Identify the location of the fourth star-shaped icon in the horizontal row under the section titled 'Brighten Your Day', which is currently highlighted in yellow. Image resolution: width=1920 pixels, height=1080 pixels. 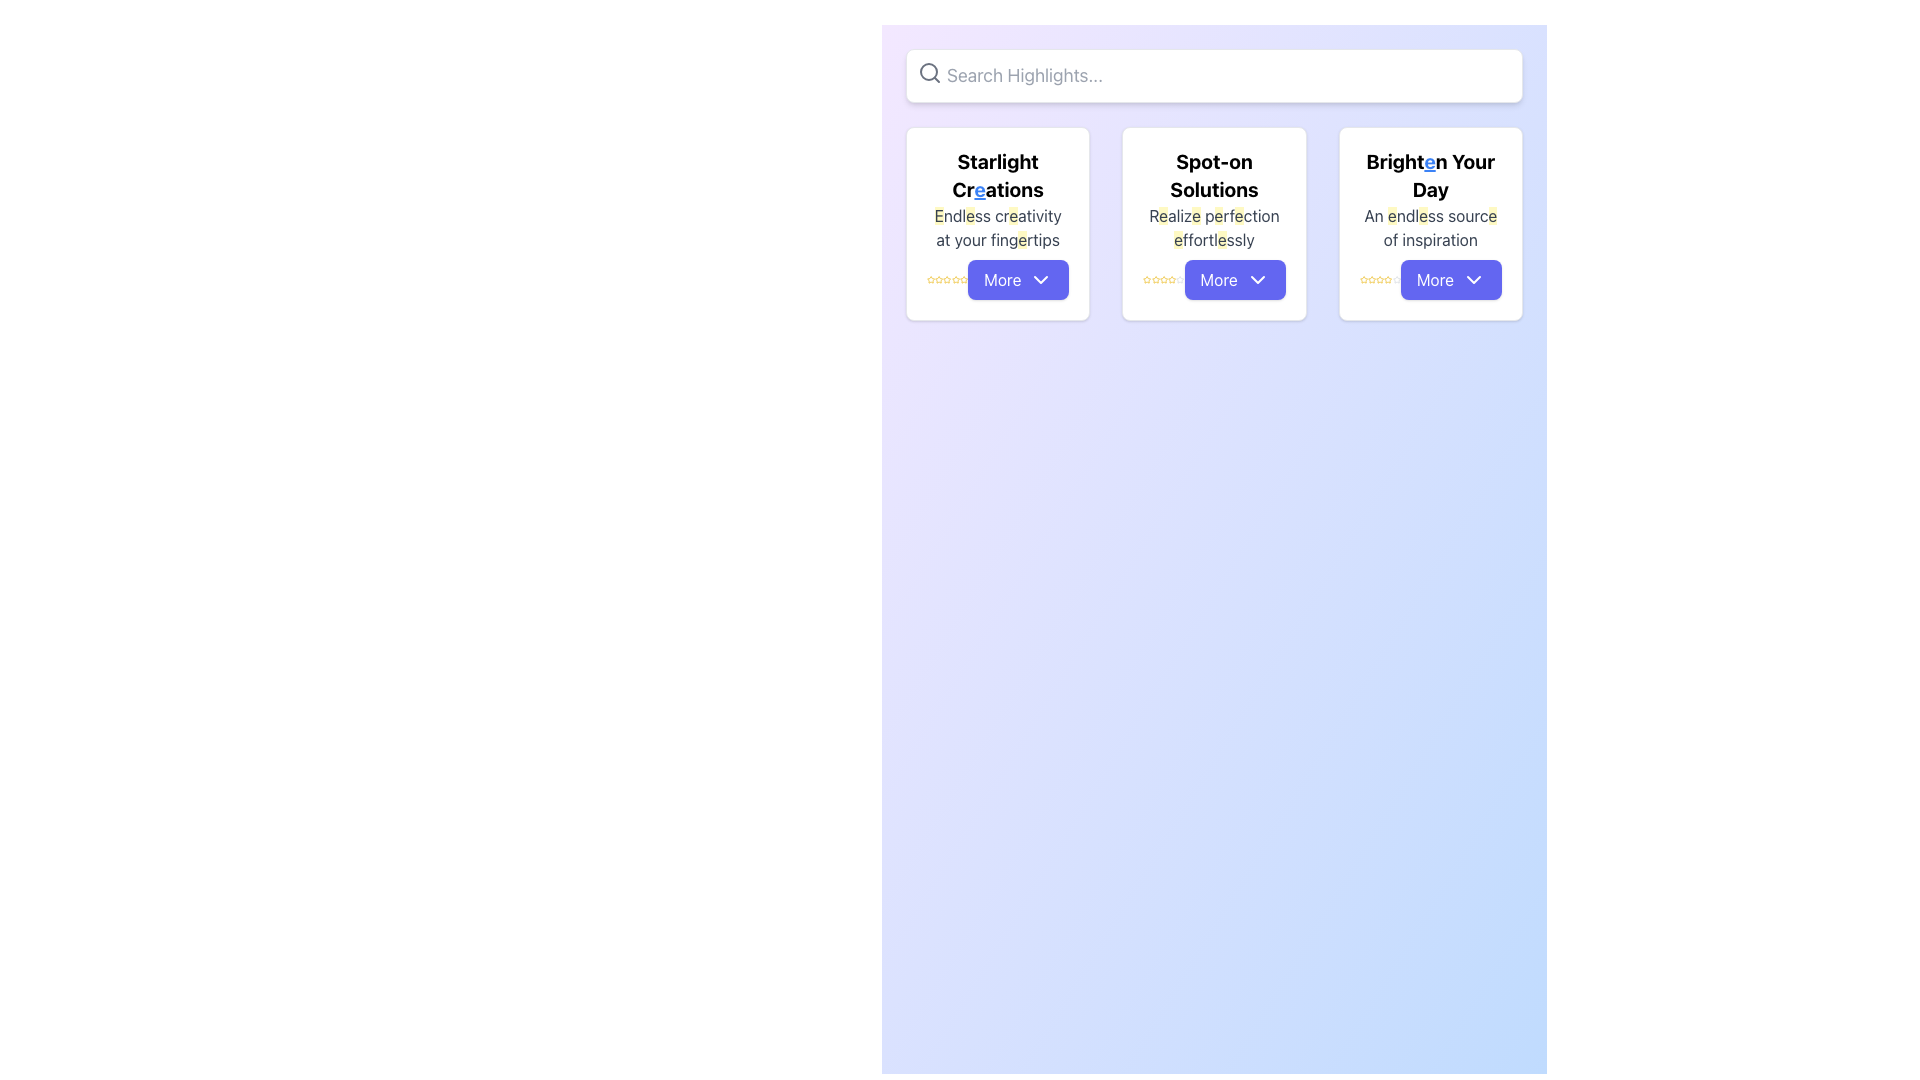
(1379, 280).